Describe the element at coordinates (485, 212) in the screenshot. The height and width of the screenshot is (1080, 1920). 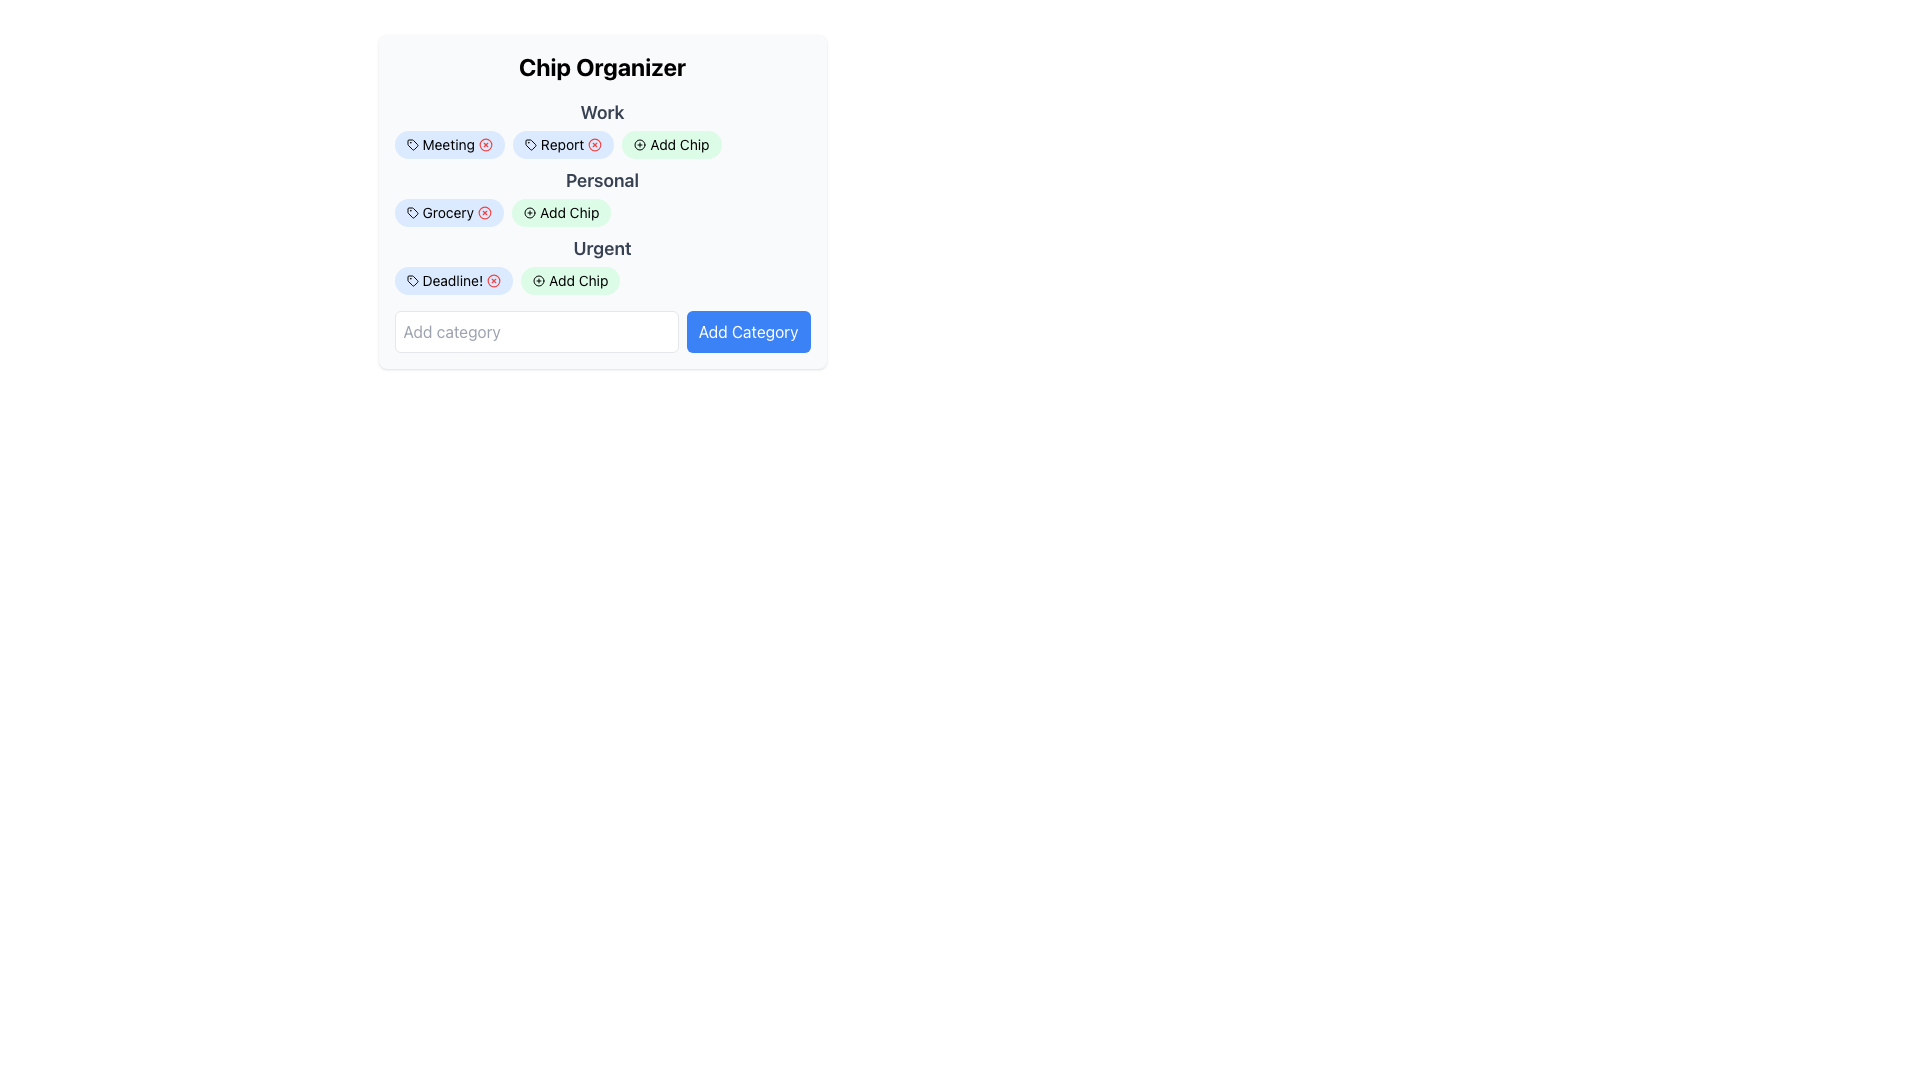
I see `the circular red delete icon next to the 'Grocery' label in the 'Personal' category` at that location.